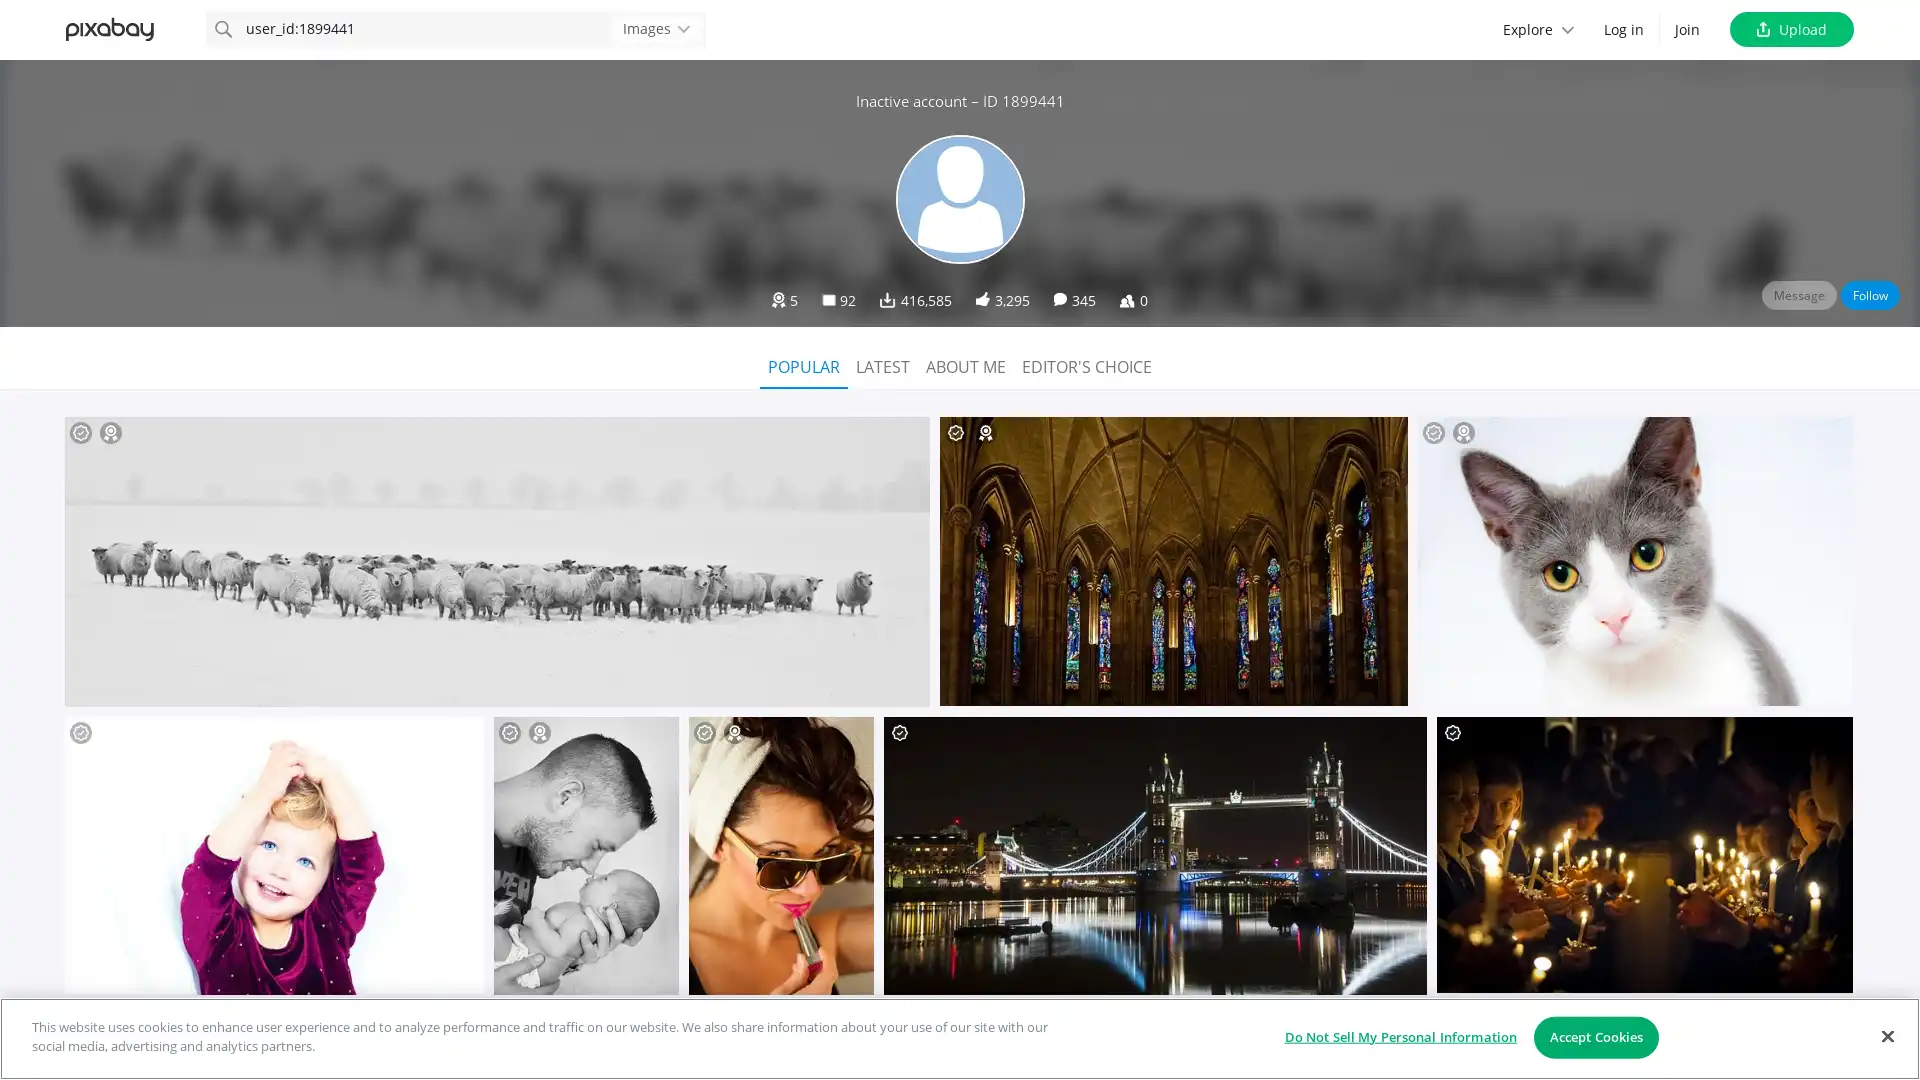 The width and height of the screenshot is (1920, 1080). Describe the element at coordinates (1886, 1035) in the screenshot. I see `Close` at that location.